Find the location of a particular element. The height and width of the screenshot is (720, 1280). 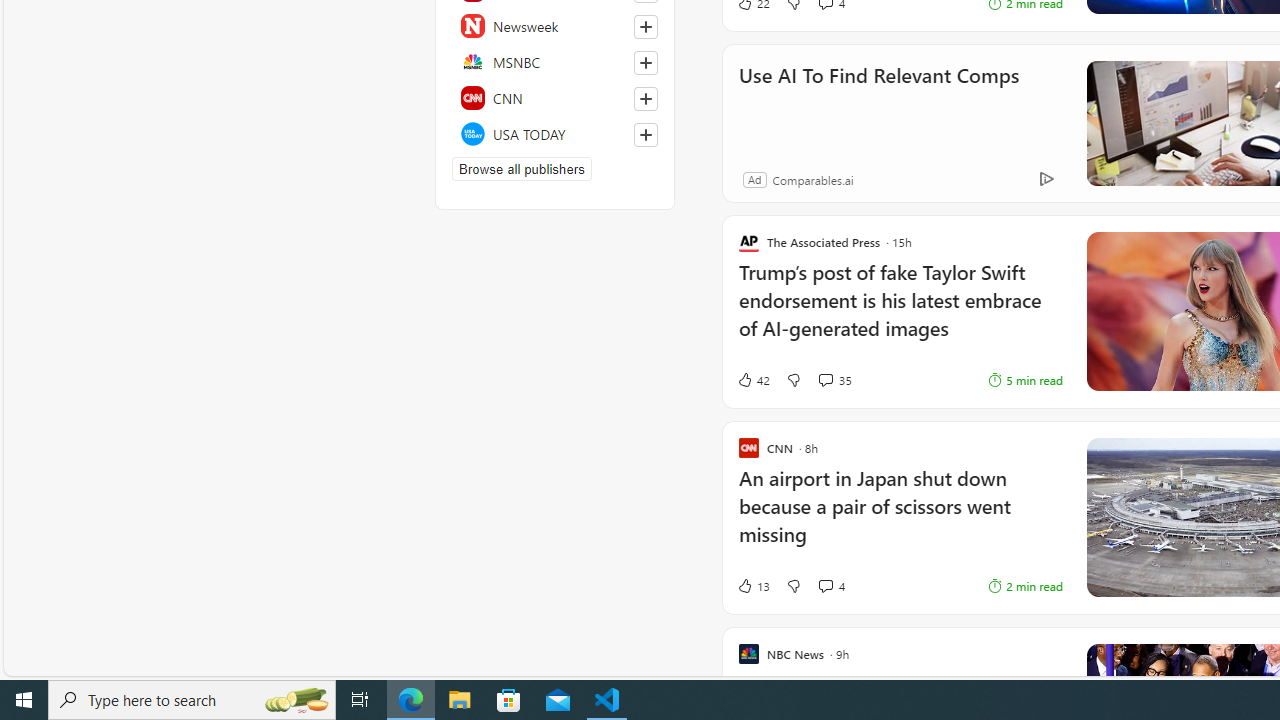

'View comments 4 Comment' is located at coordinates (825, 585).